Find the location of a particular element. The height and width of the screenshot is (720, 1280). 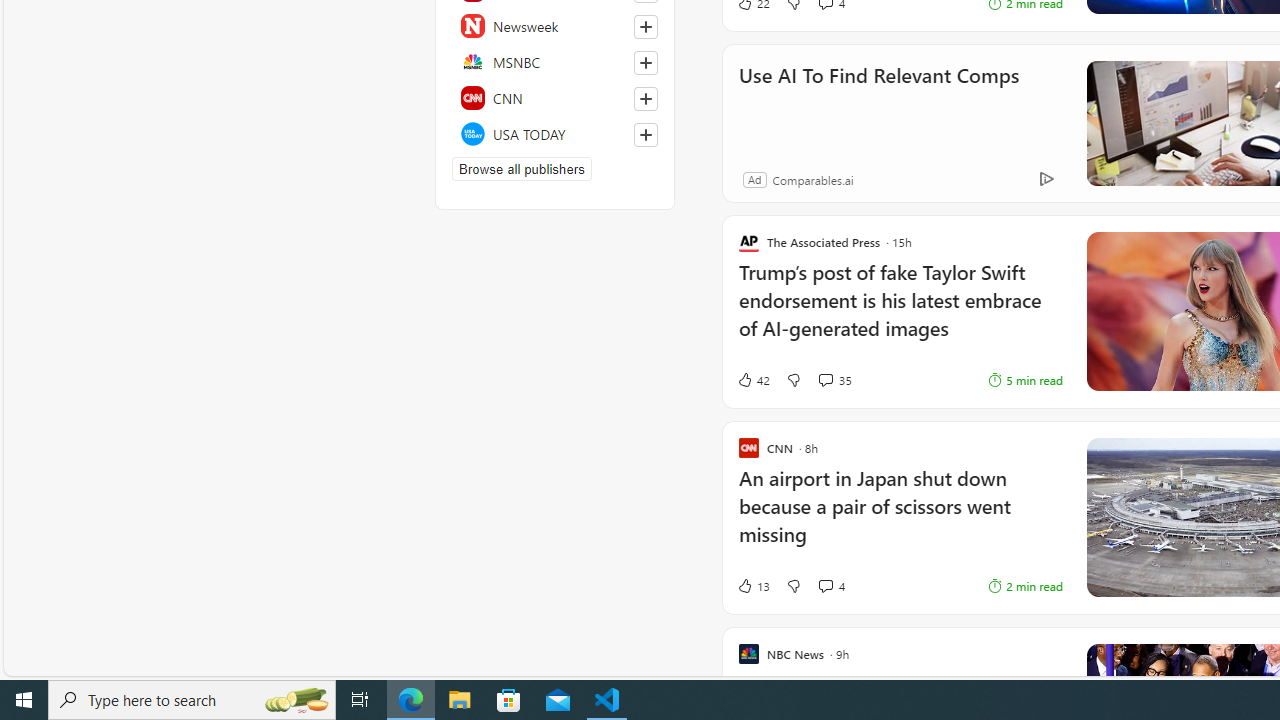

'View comments 4 Comment' is located at coordinates (825, 585).